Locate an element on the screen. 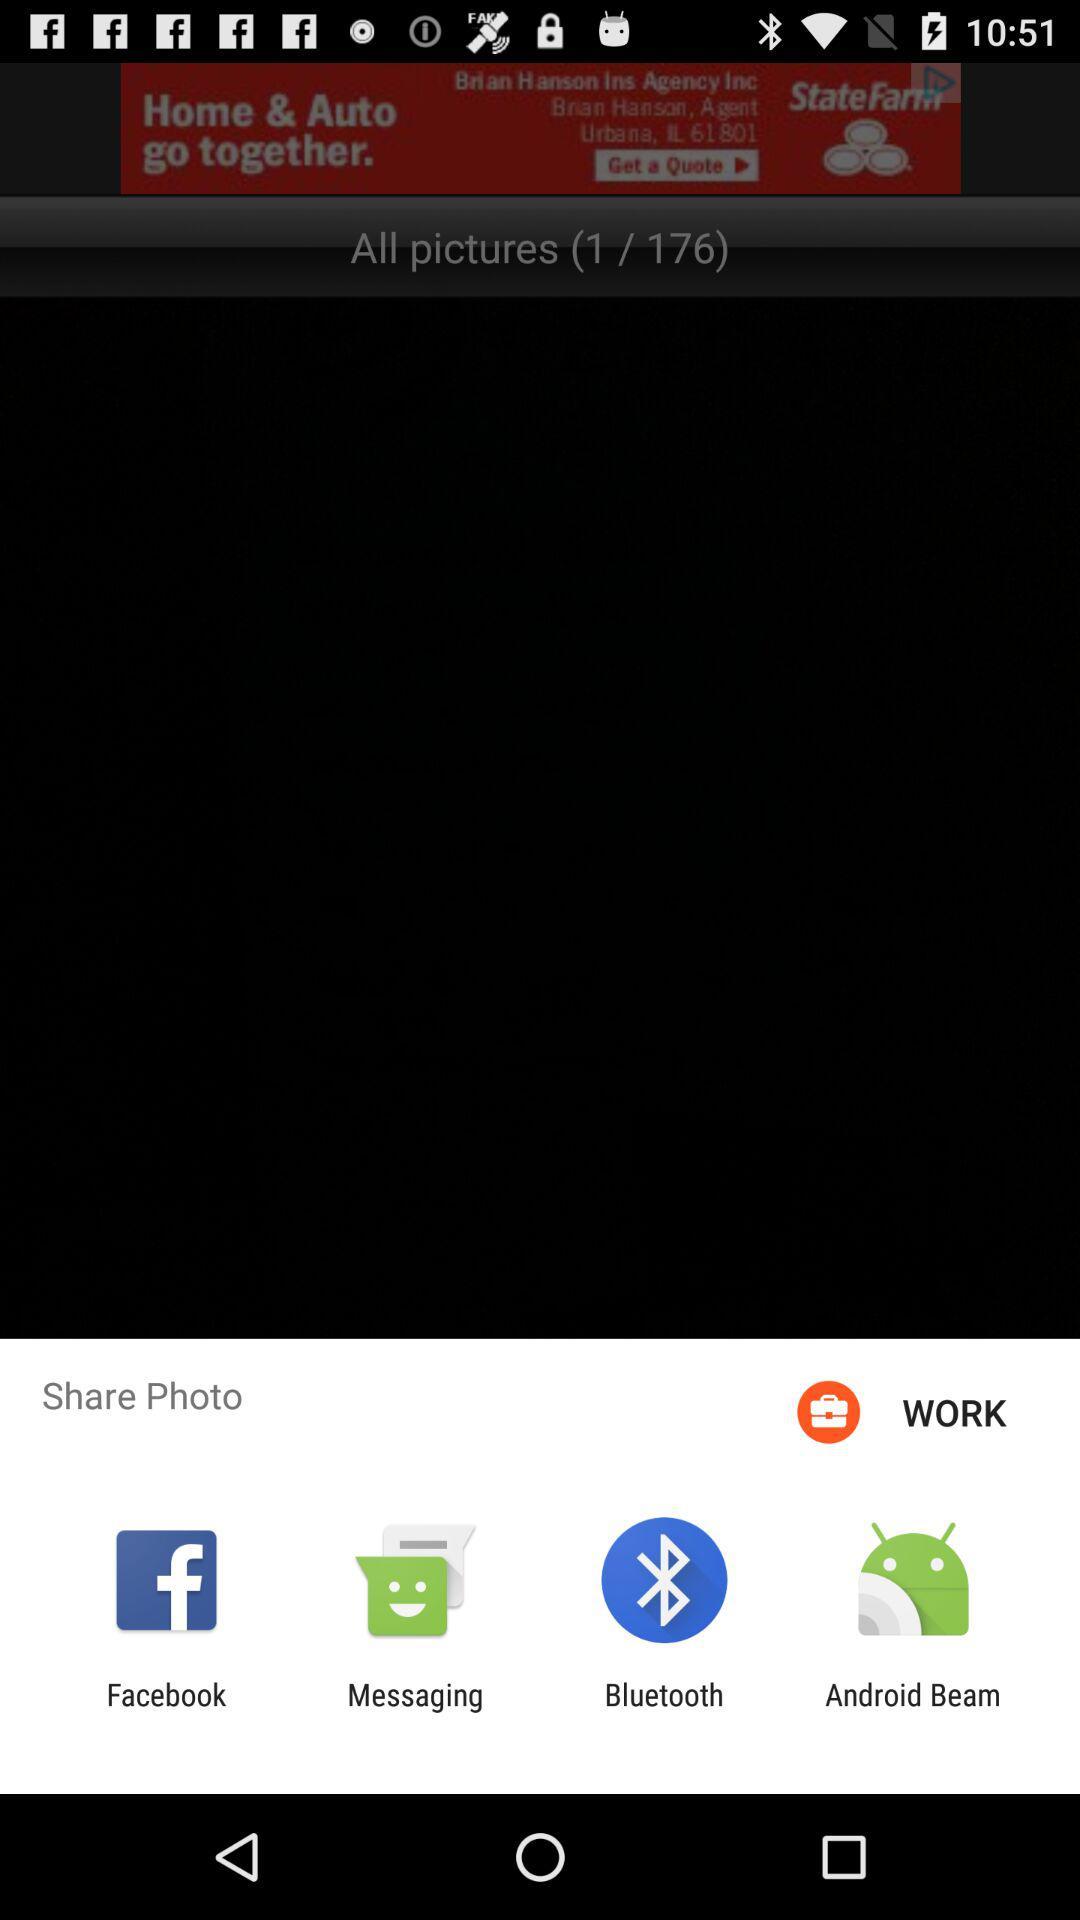 The height and width of the screenshot is (1920, 1080). the icon to the right of the bluetooth icon is located at coordinates (913, 1711).